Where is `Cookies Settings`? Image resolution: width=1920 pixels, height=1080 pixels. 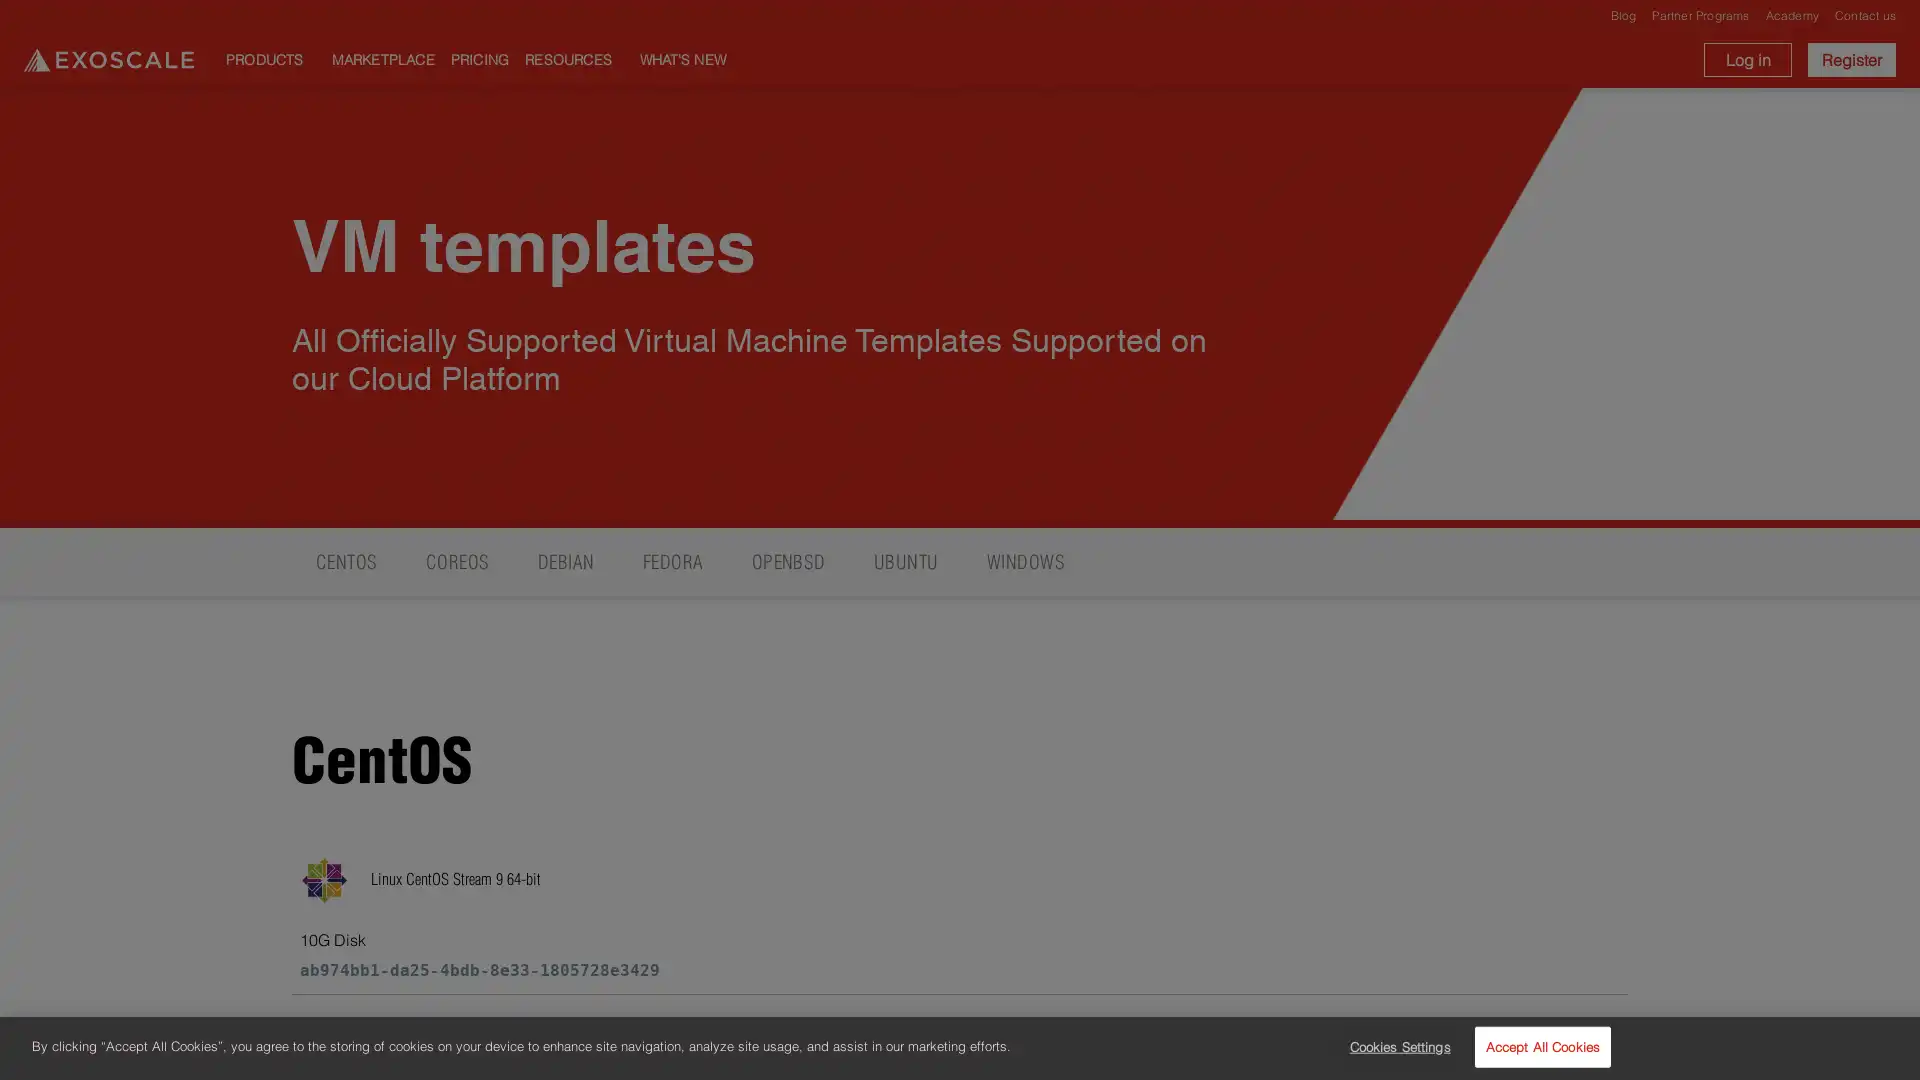 Cookies Settings is located at coordinates (1393, 1045).